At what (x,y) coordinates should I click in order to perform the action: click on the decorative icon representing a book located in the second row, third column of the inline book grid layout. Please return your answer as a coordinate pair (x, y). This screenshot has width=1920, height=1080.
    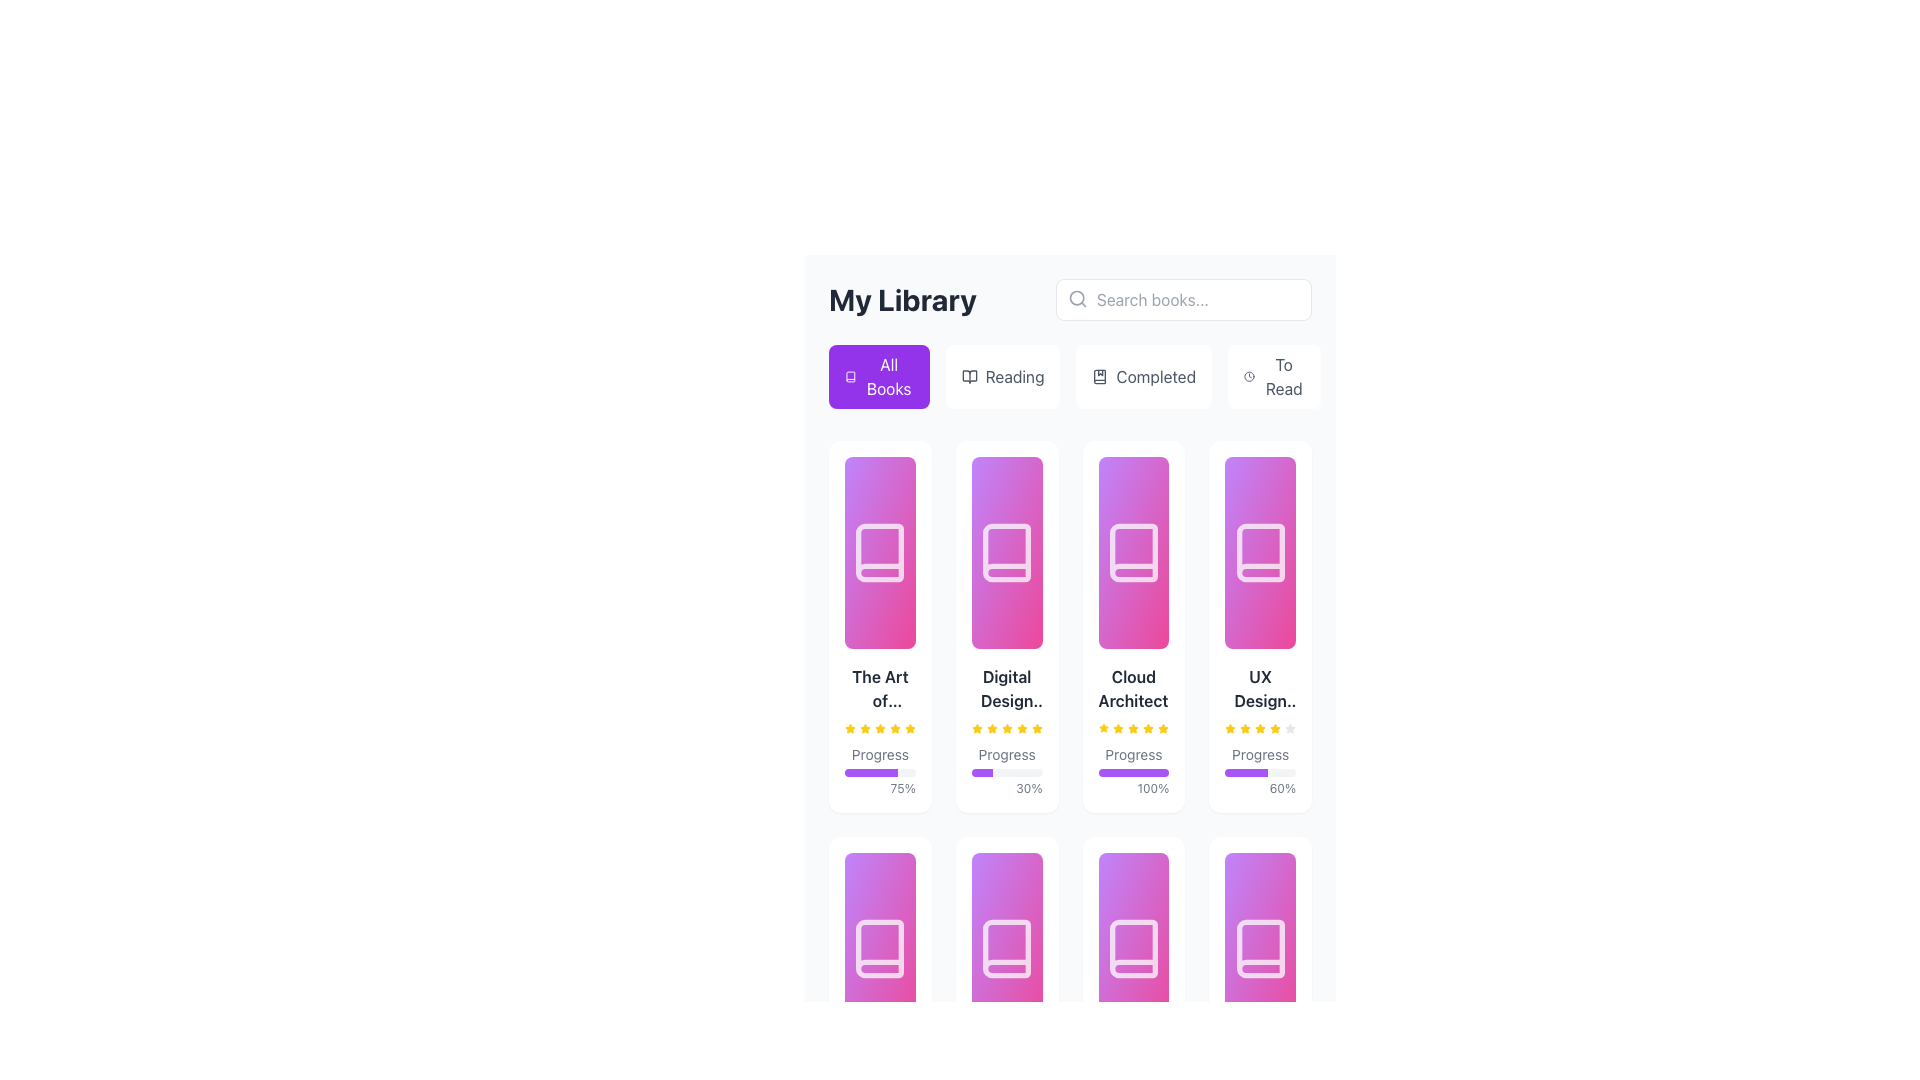
    Looking at the image, I should click on (1133, 947).